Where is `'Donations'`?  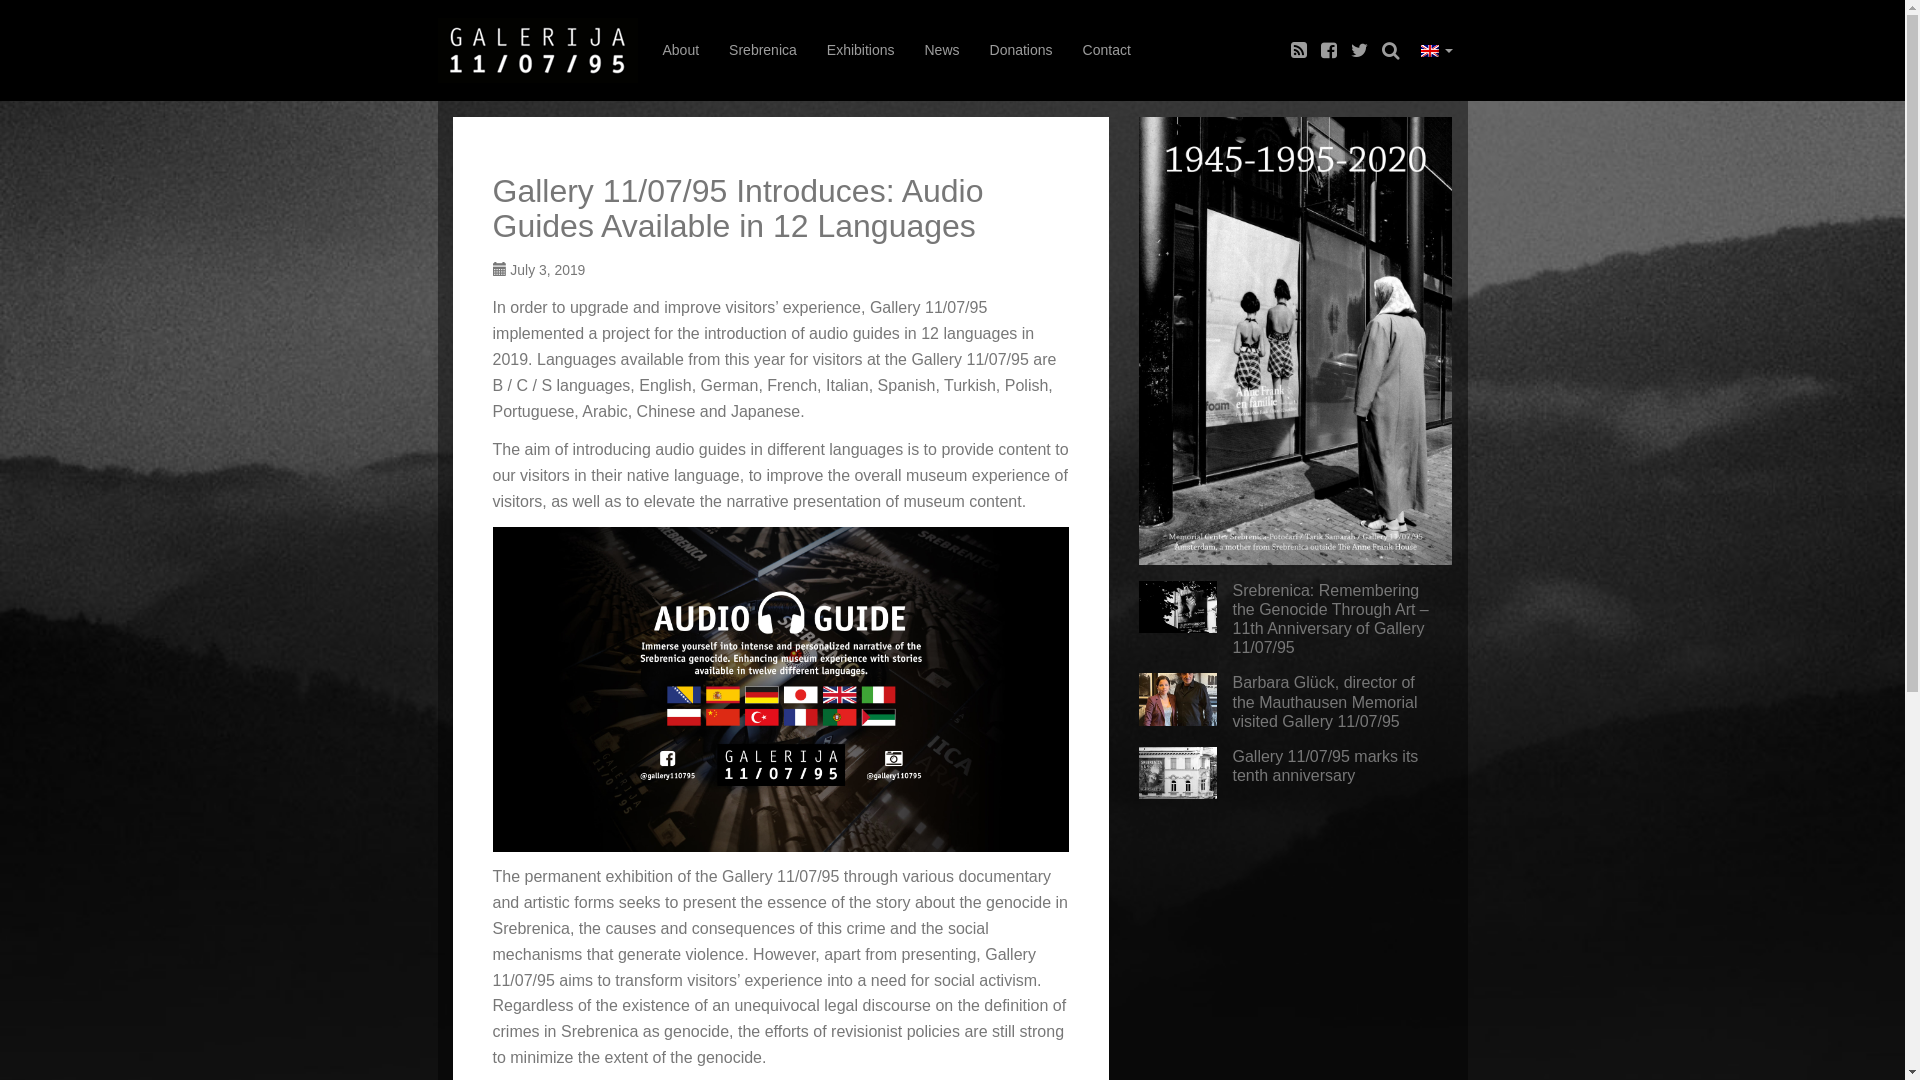
'Donations' is located at coordinates (1021, 49).